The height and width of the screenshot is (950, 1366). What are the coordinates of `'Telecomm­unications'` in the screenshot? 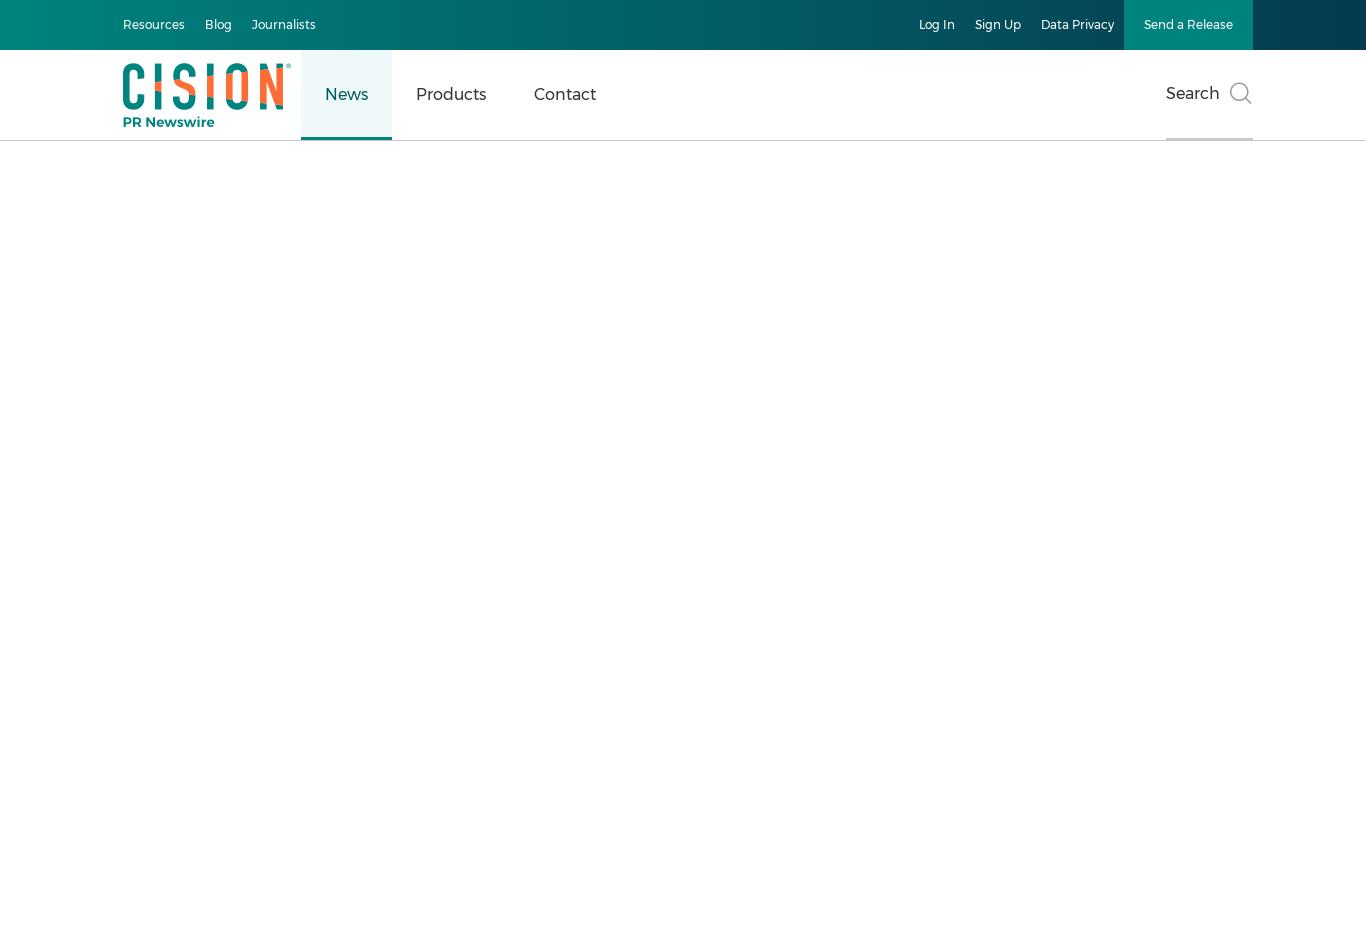 It's located at (151, 670).